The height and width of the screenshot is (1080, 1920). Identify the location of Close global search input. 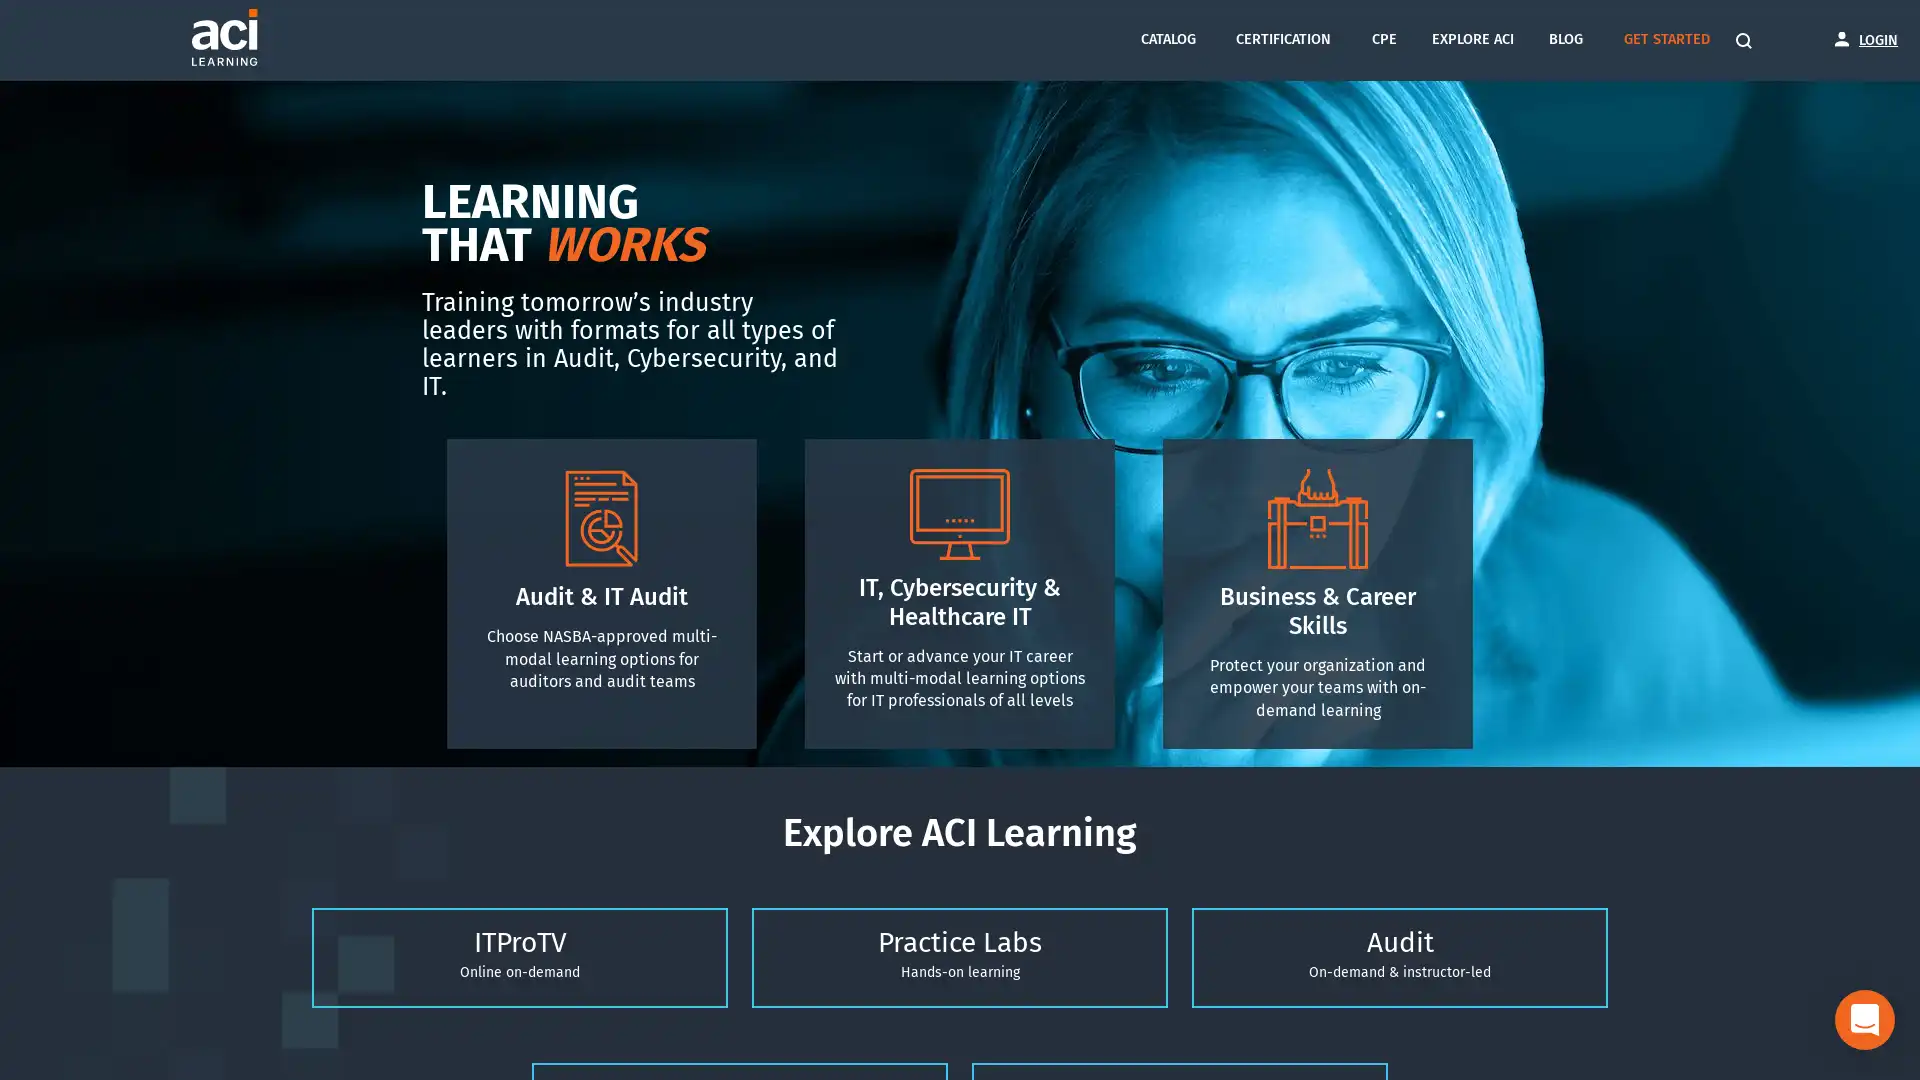
(653, 39).